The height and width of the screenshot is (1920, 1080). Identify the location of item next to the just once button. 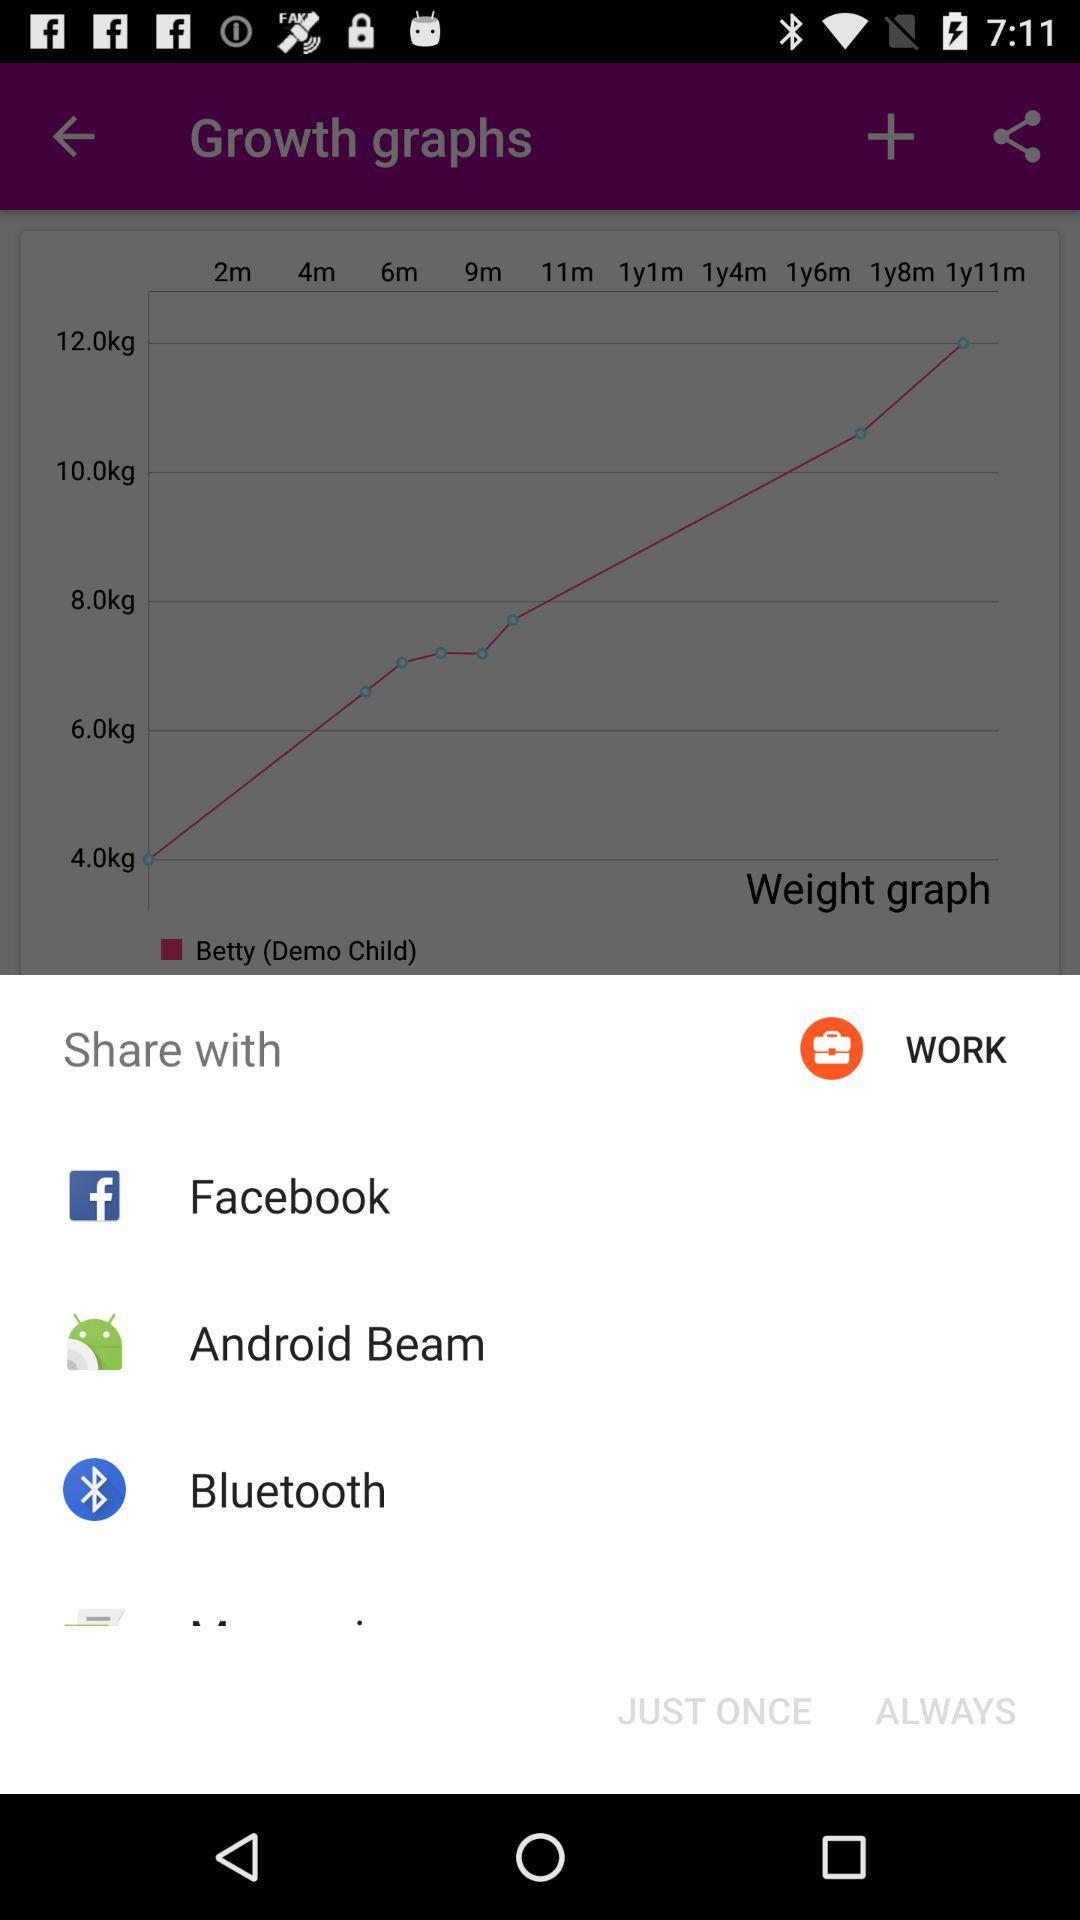
(303, 1636).